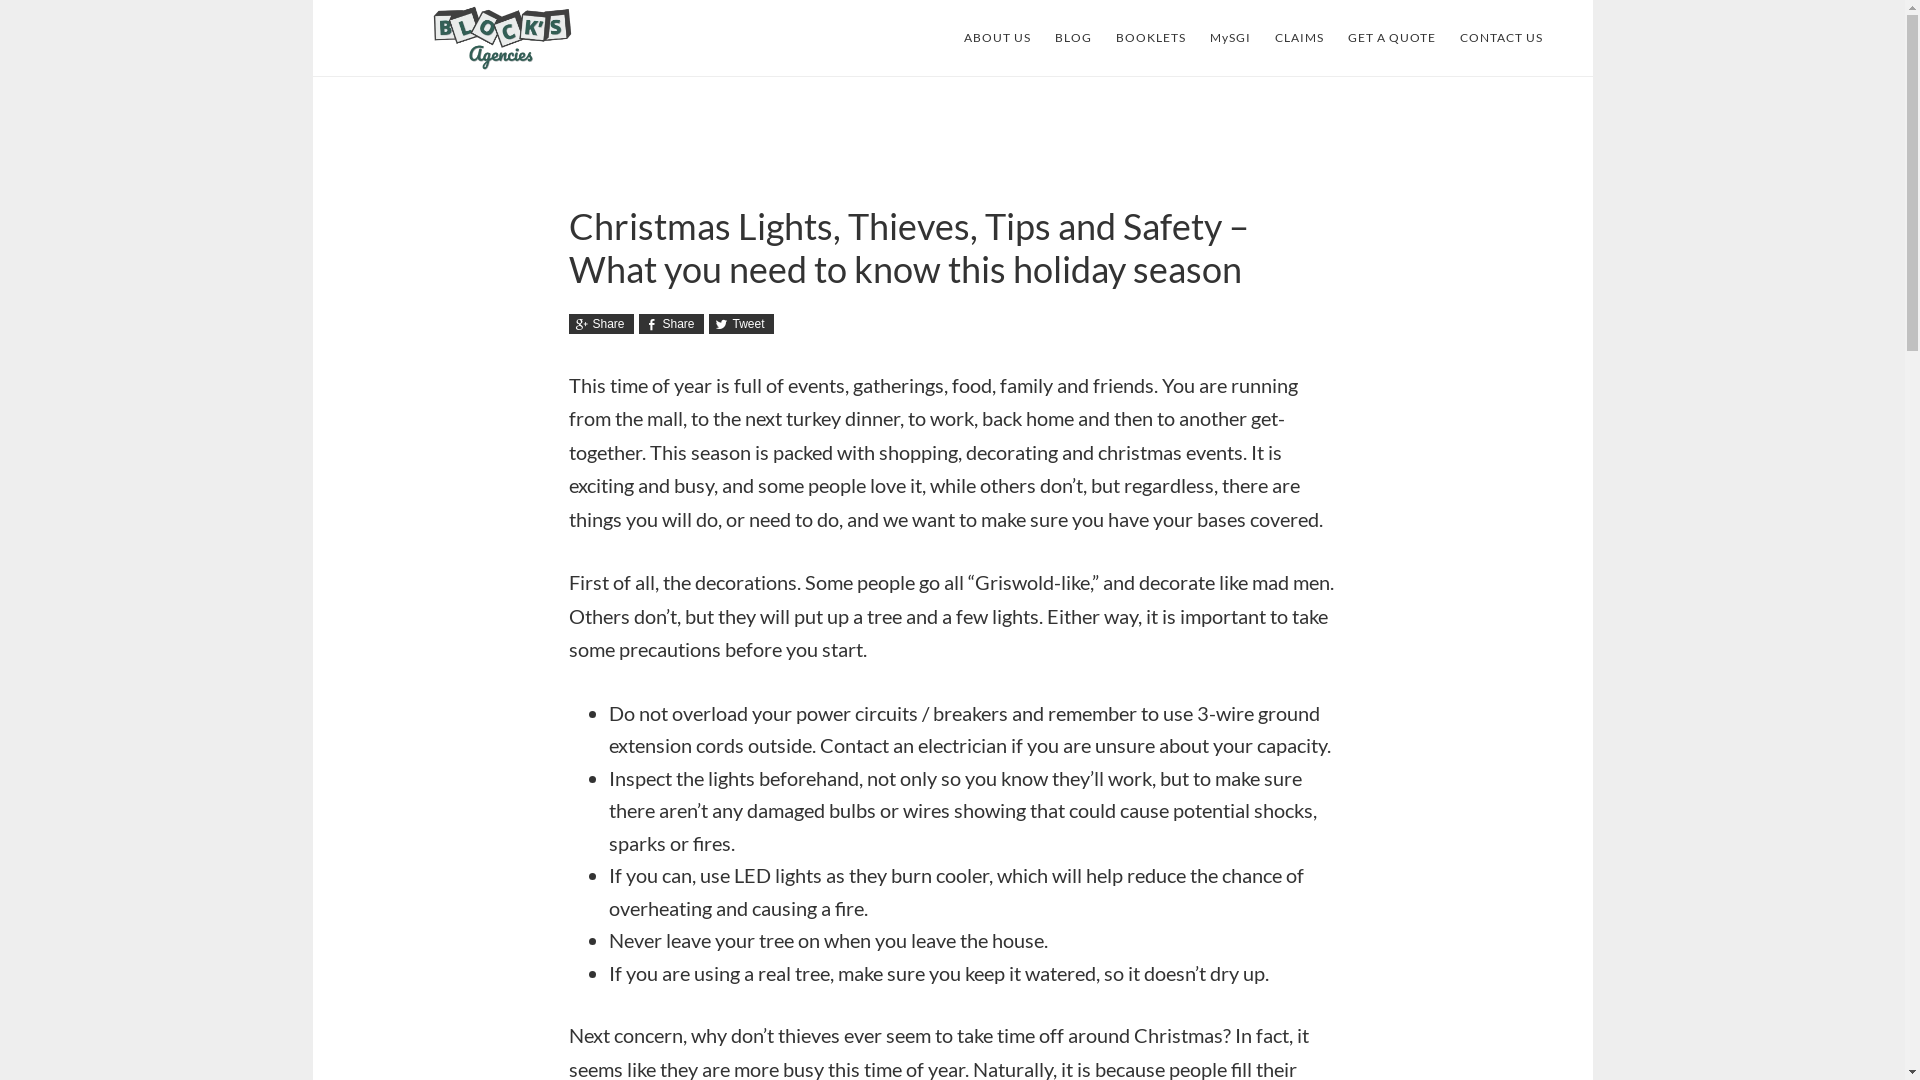 The width and height of the screenshot is (1920, 1080). What do you see at coordinates (1151, 38) in the screenshot?
I see `'BOOKLETS'` at bounding box center [1151, 38].